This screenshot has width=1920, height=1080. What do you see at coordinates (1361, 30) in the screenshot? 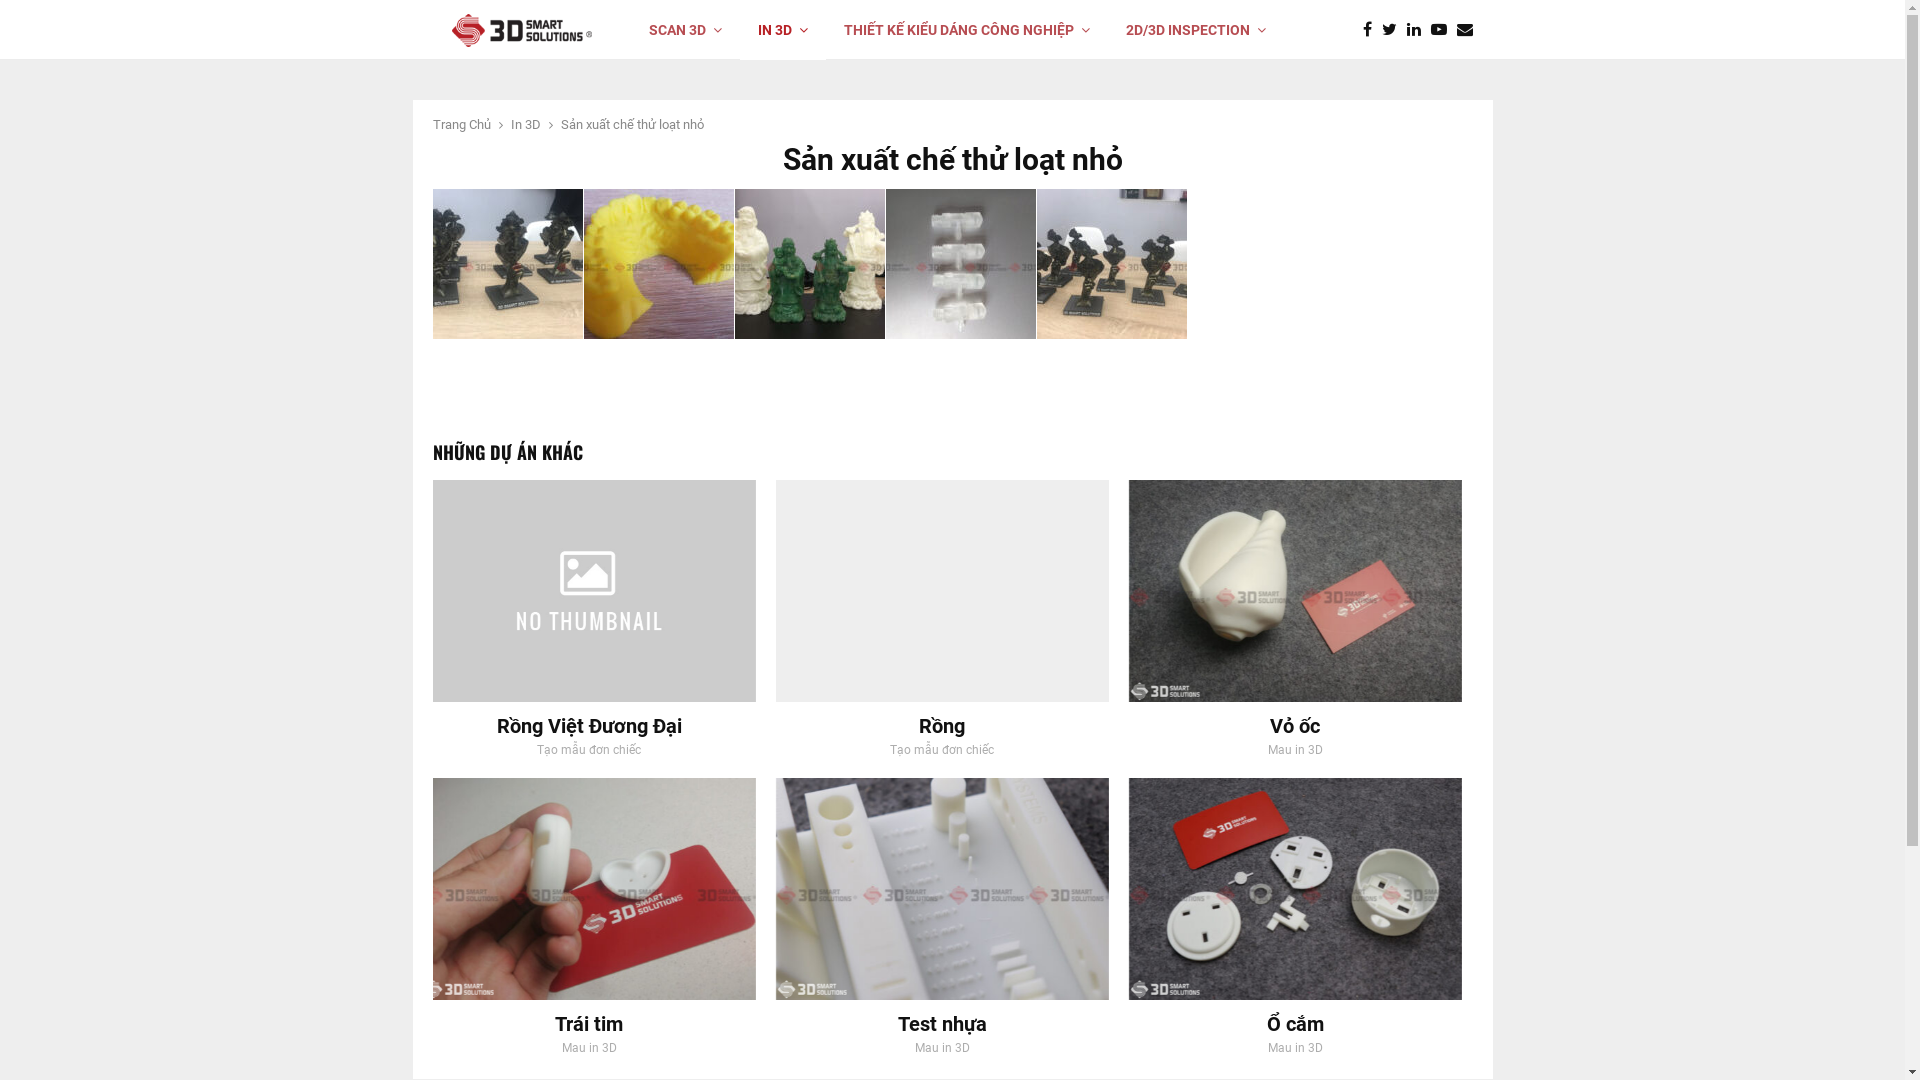
I see `'Facebook'` at bounding box center [1361, 30].